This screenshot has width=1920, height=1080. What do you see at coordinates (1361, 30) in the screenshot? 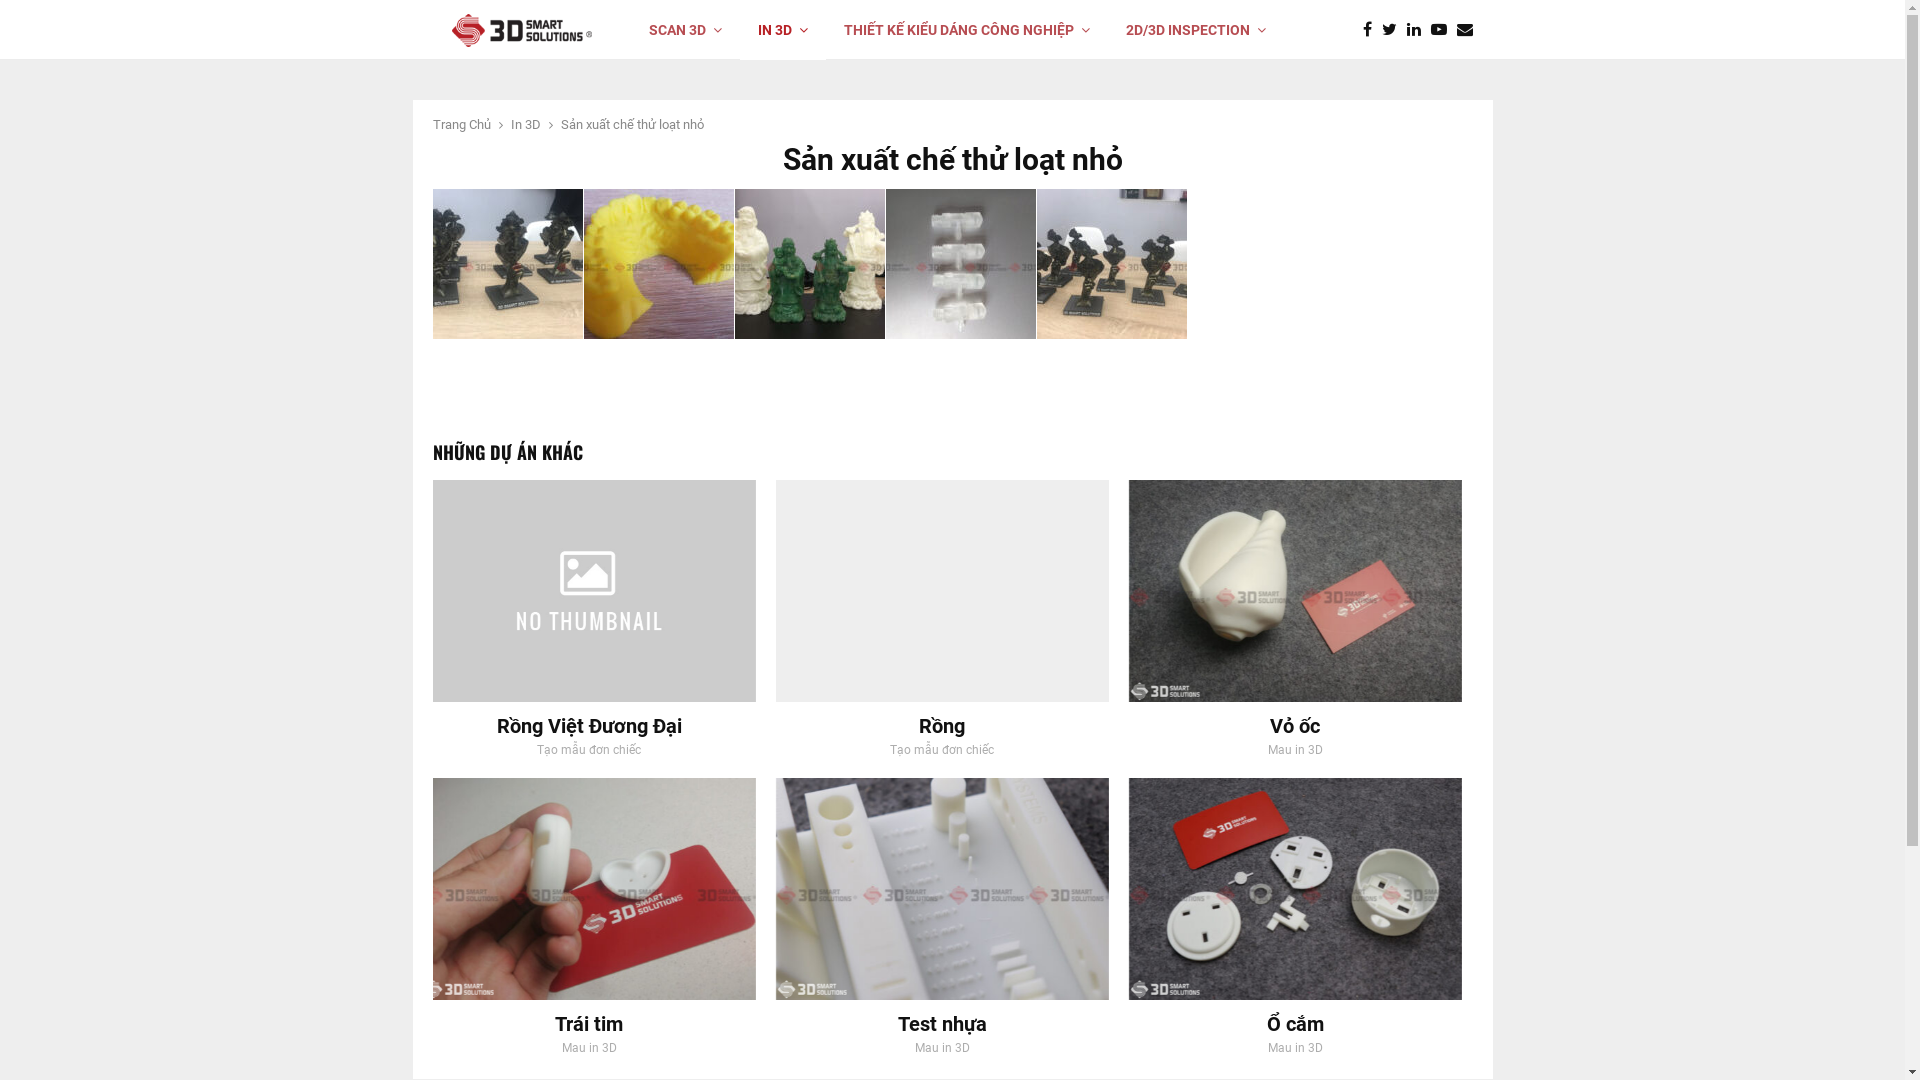
I see `'Facebook'` at bounding box center [1361, 30].